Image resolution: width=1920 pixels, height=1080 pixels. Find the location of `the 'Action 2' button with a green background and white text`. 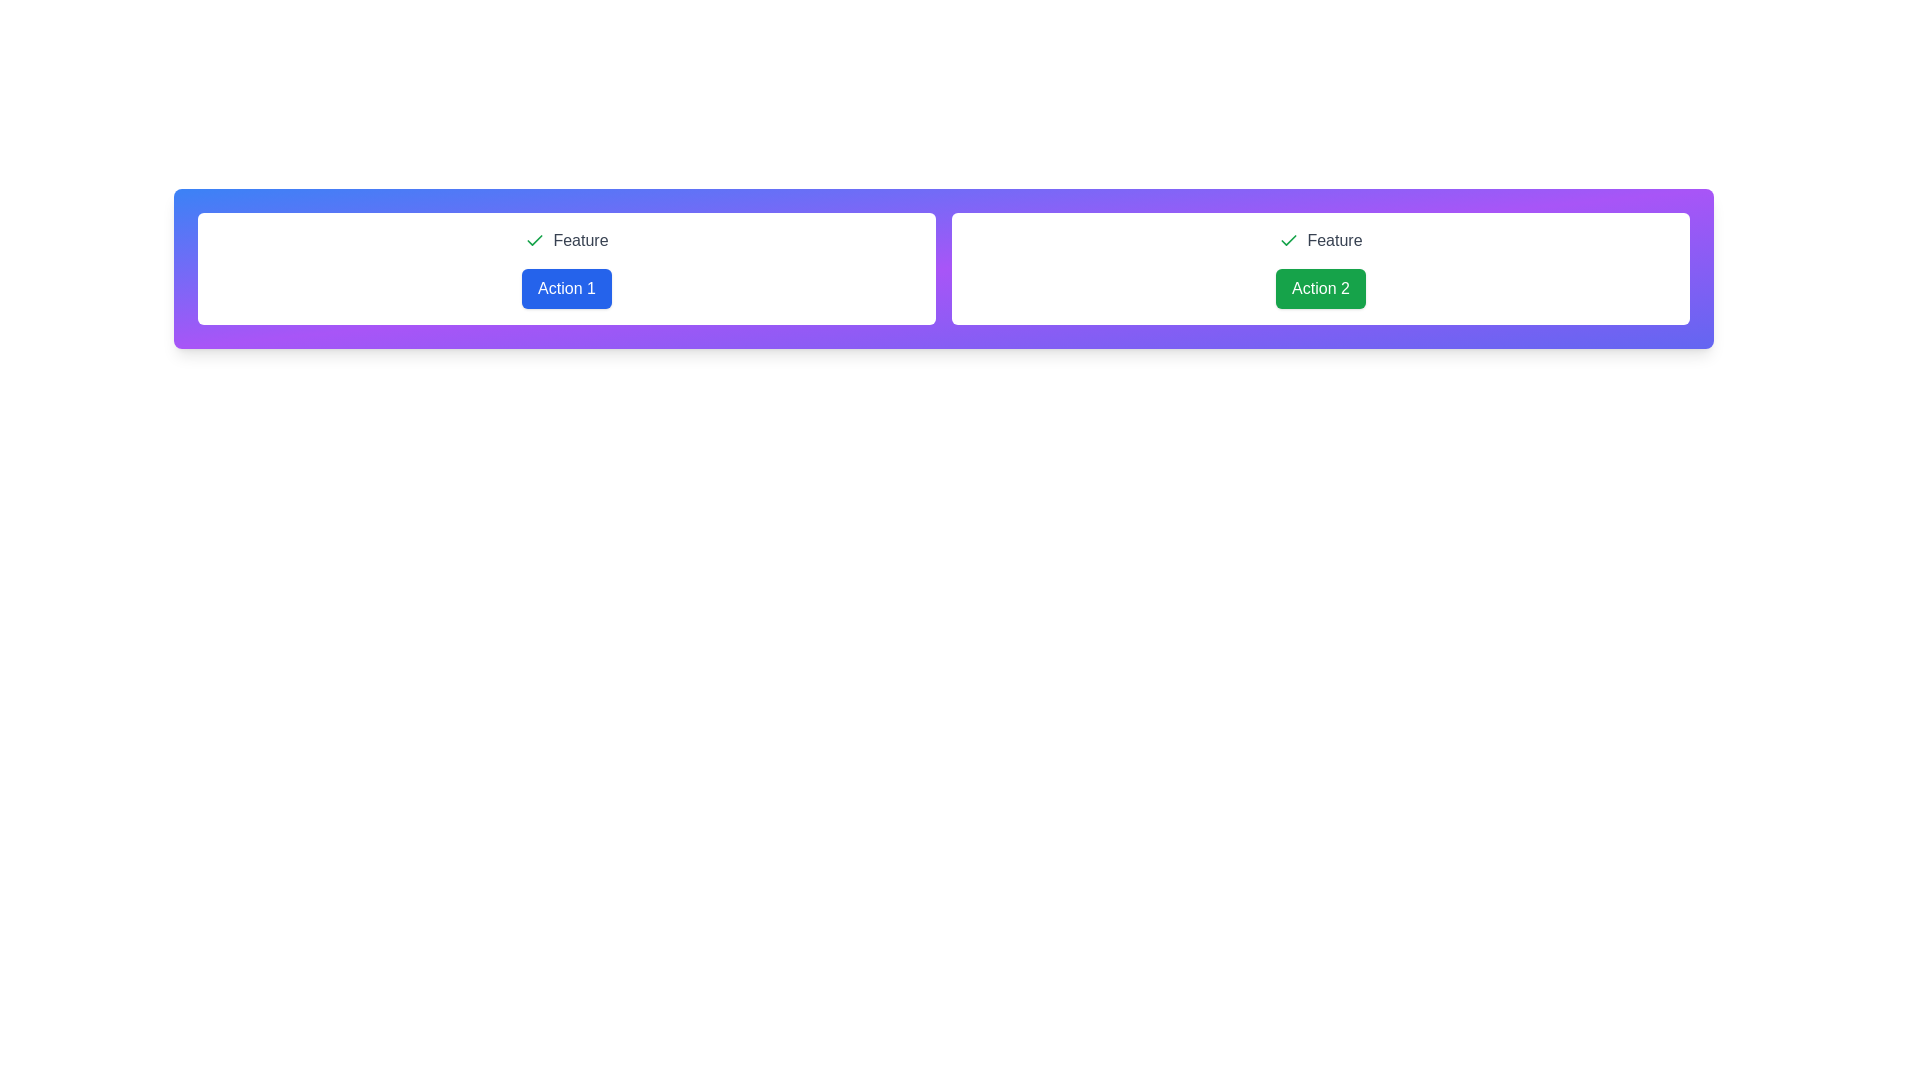

the 'Action 2' button with a green background and white text is located at coordinates (1320, 289).